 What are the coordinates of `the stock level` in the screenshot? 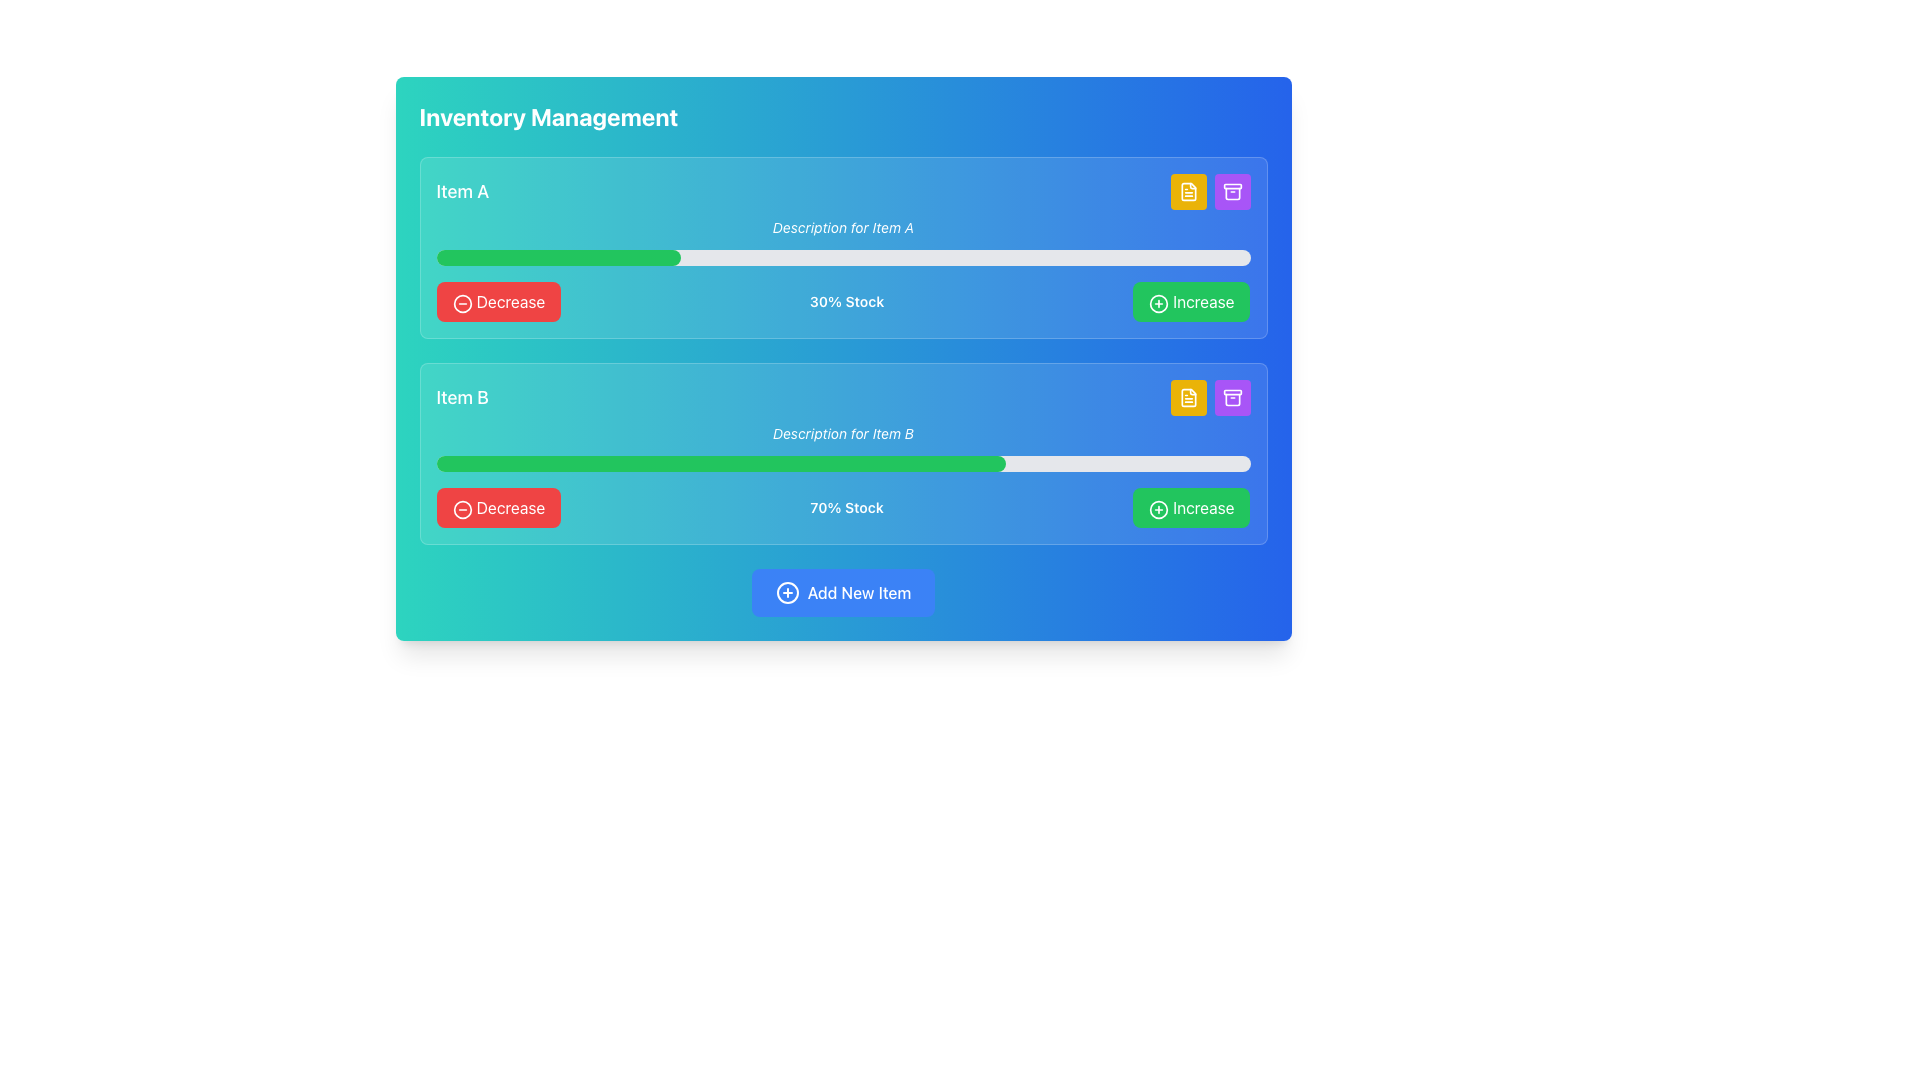 It's located at (517, 257).